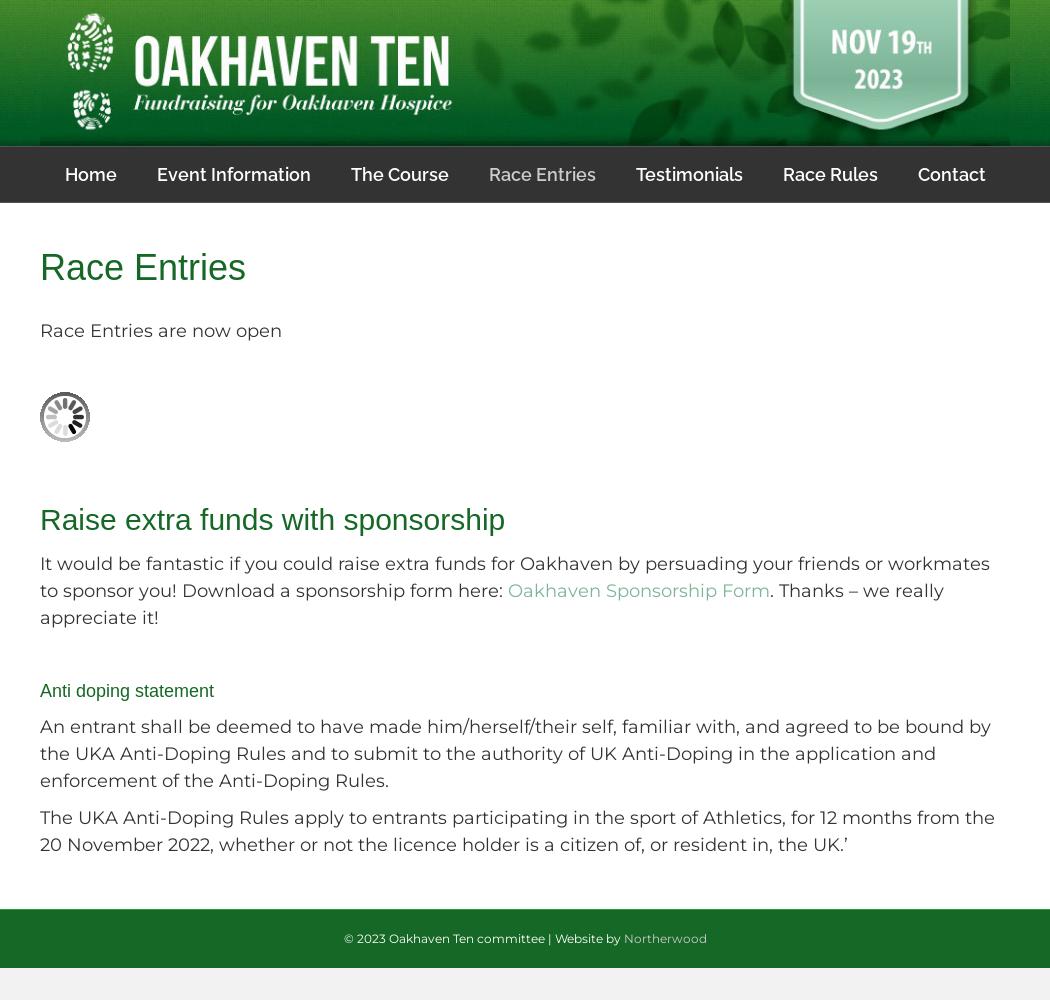  I want to click on 'Contact', so click(949, 173).